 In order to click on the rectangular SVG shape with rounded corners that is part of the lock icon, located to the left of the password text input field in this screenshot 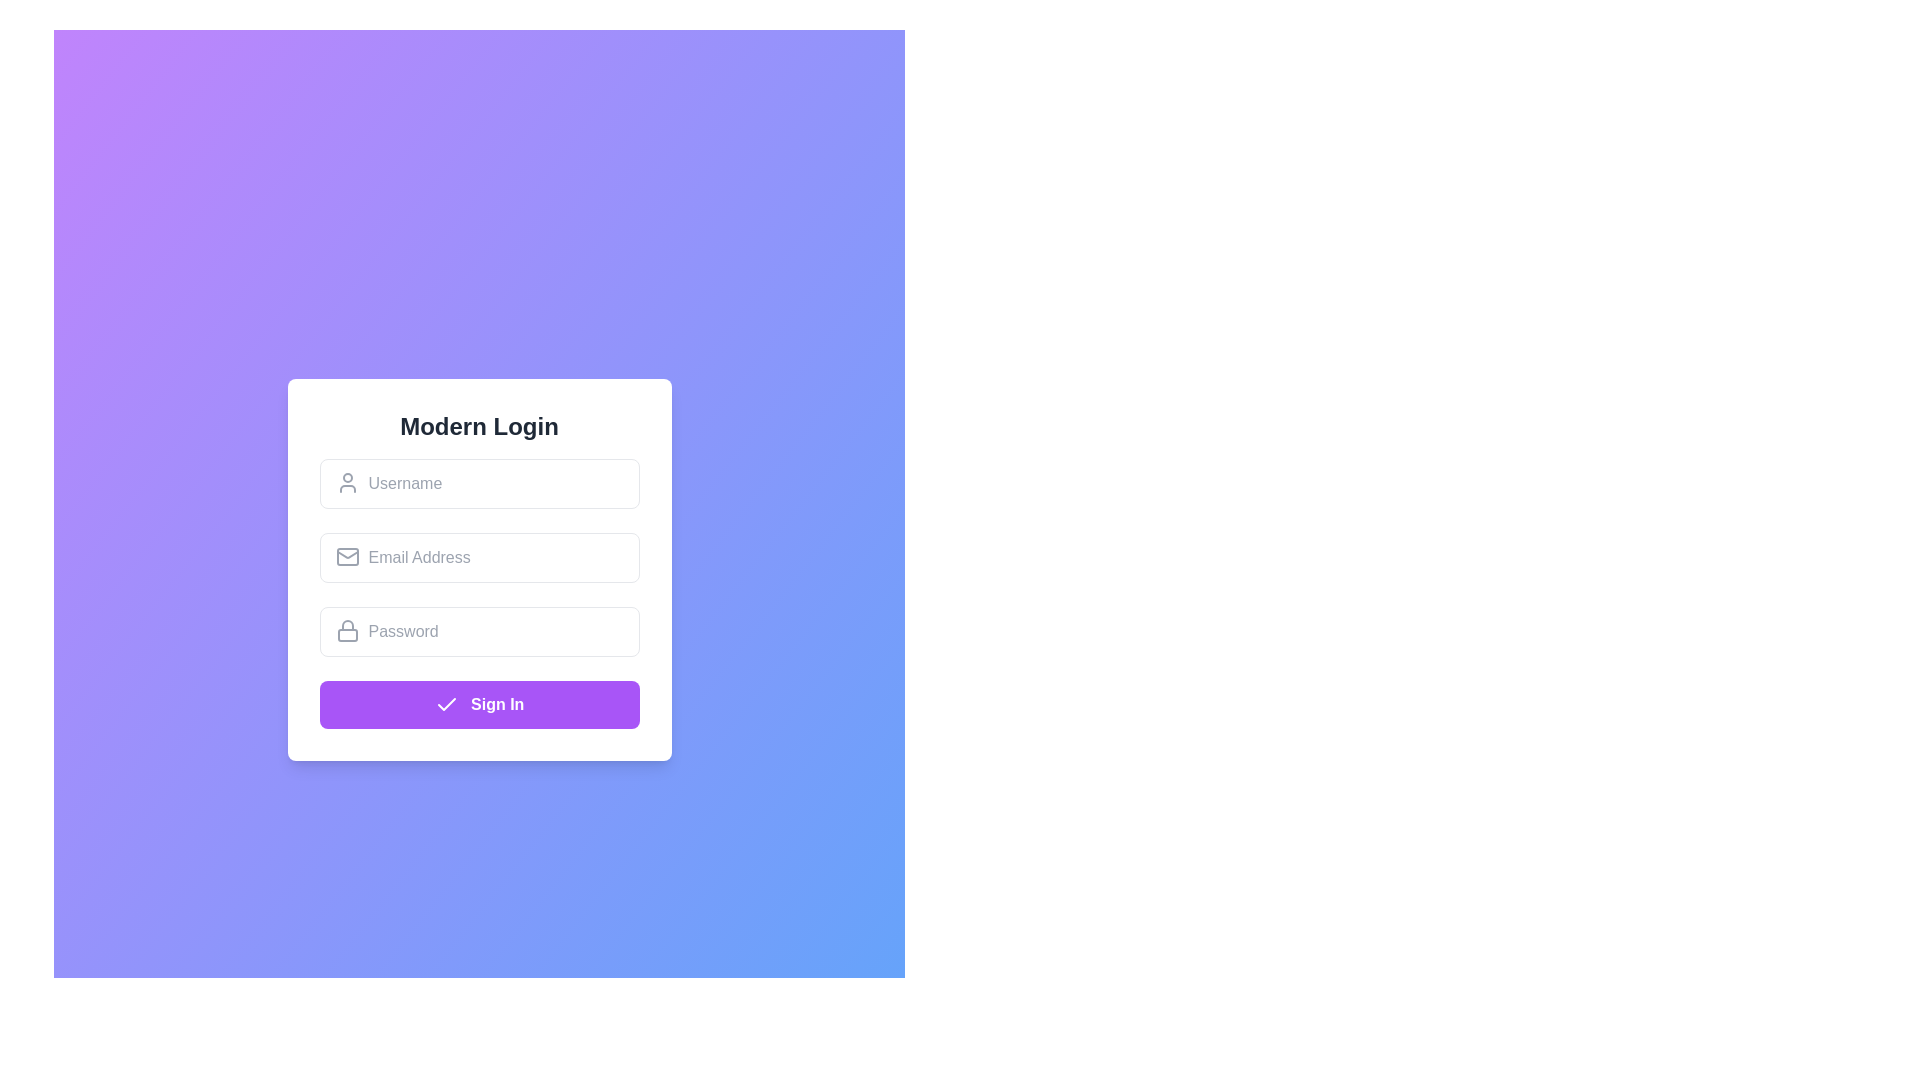, I will do `click(347, 635)`.